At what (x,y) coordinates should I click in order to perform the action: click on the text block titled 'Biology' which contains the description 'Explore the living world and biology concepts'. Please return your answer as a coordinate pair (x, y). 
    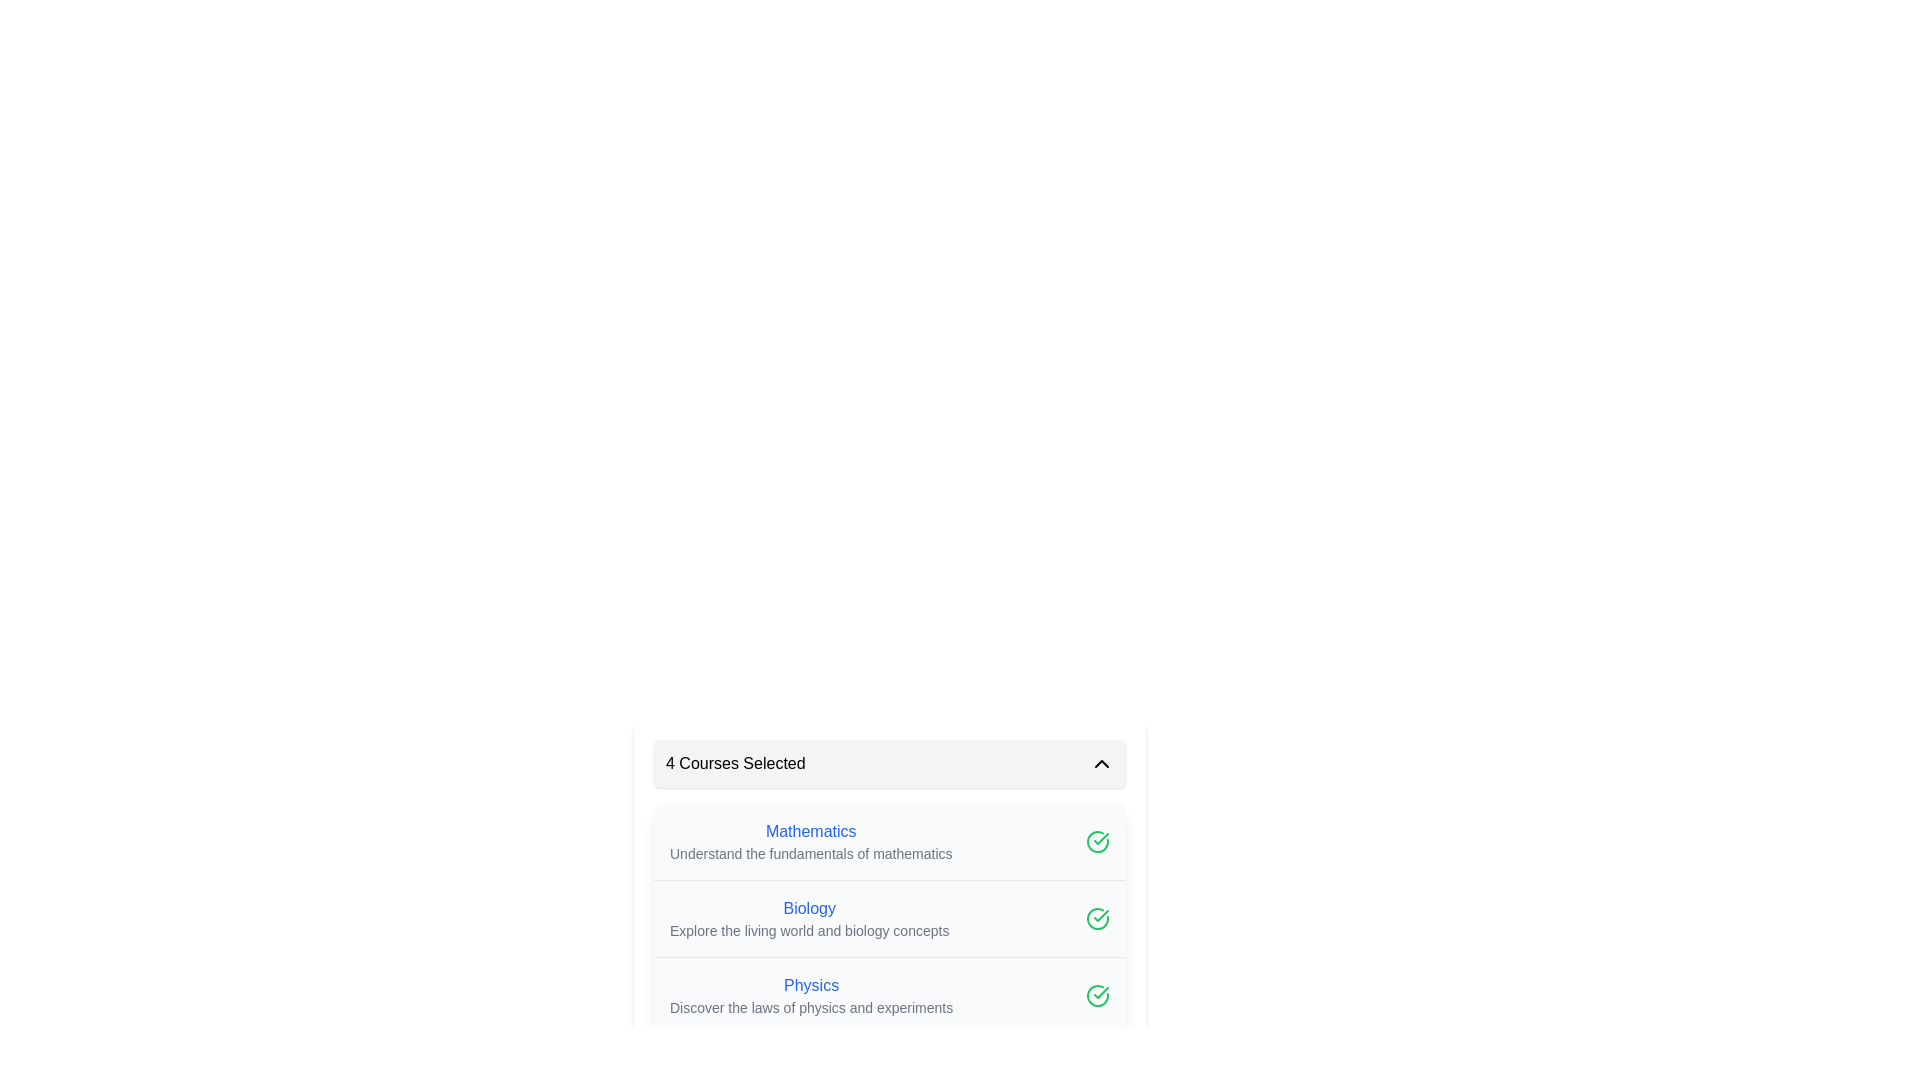
    Looking at the image, I should click on (809, 918).